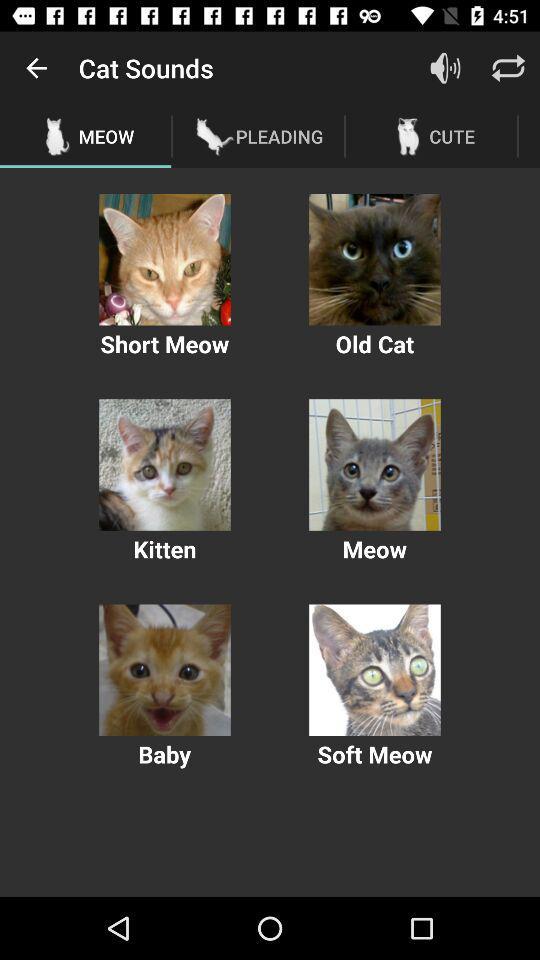 The image size is (540, 960). What do you see at coordinates (445, 68) in the screenshot?
I see `item next to the pleading item` at bounding box center [445, 68].